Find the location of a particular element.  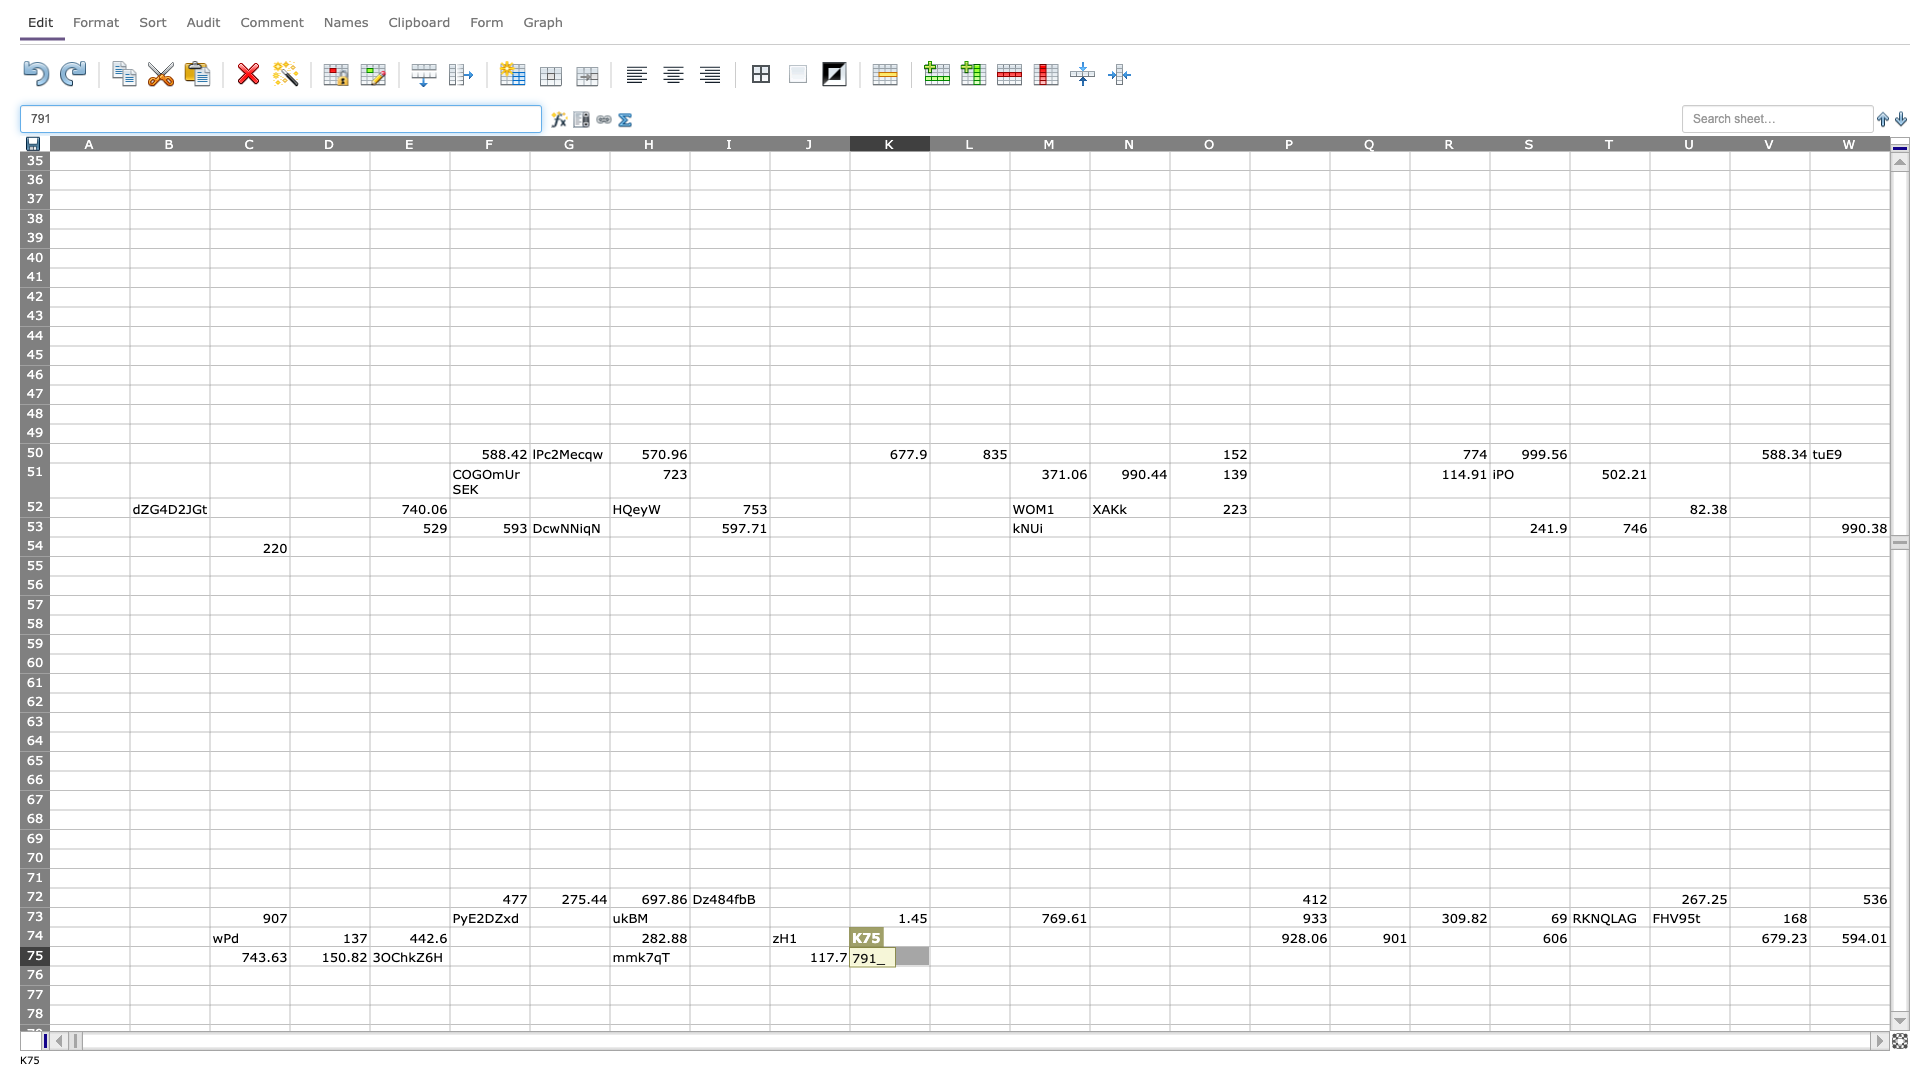

Upper left corner of cell M75 is located at coordinates (1009, 945).